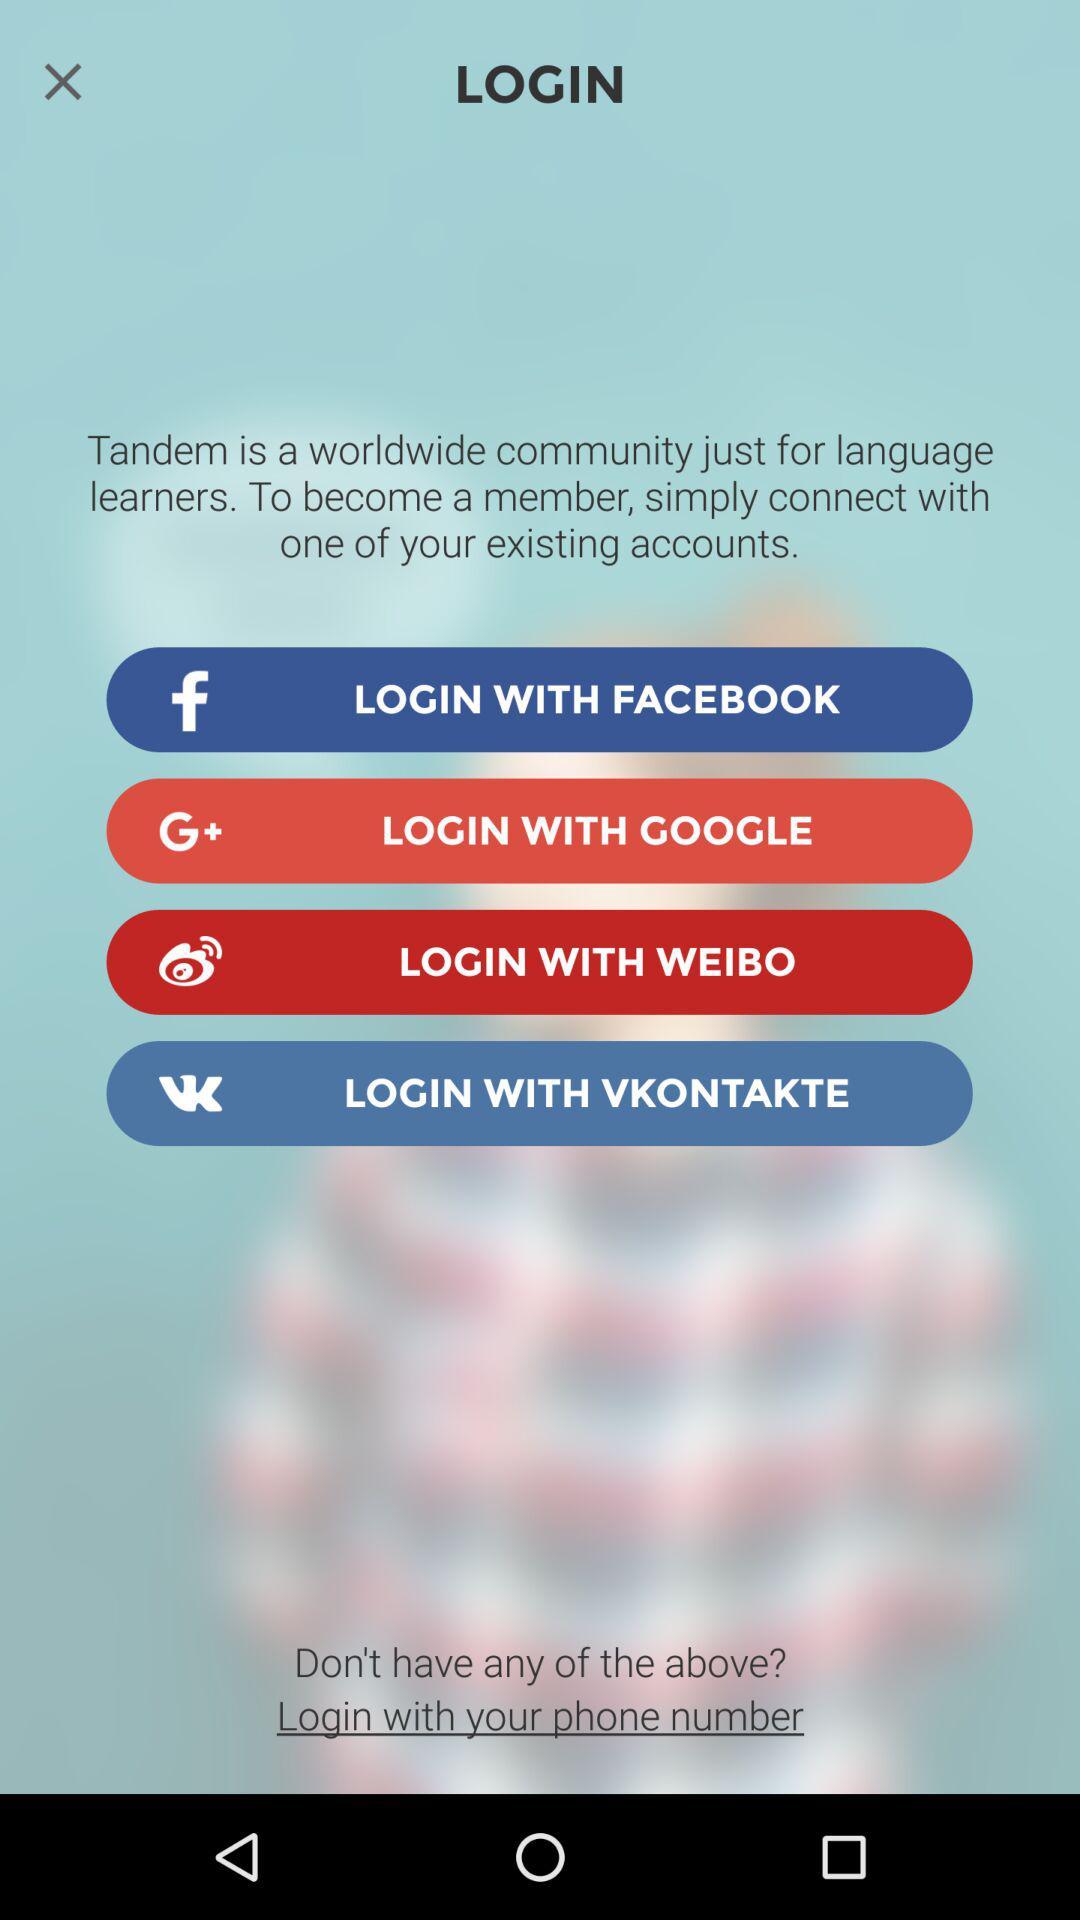 This screenshot has height=1920, width=1080. What do you see at coordinates (61, 80) in the screenshot?
I see `button` at bounding box center [61, 80].